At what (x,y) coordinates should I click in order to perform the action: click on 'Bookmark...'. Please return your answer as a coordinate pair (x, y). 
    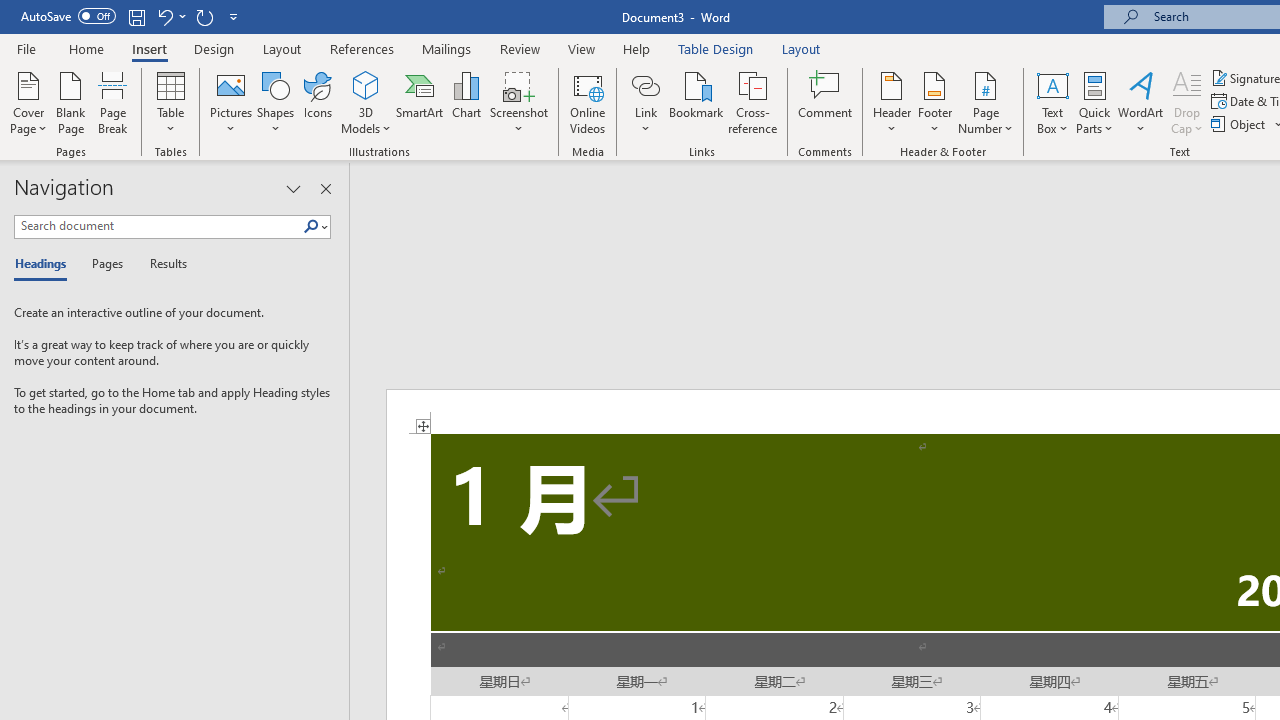
    Looking at the image, I should click on (696, 103).